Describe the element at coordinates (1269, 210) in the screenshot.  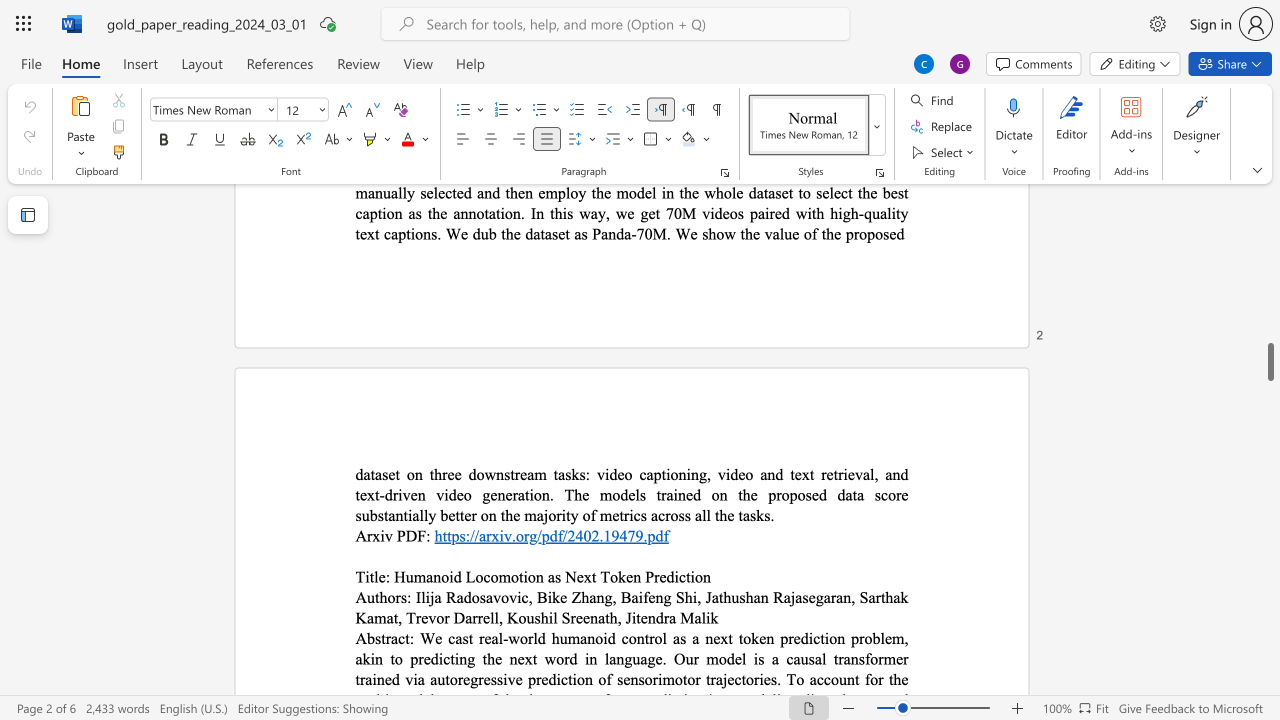
I see `the vertical scrollbar to raise the page content` at that location.